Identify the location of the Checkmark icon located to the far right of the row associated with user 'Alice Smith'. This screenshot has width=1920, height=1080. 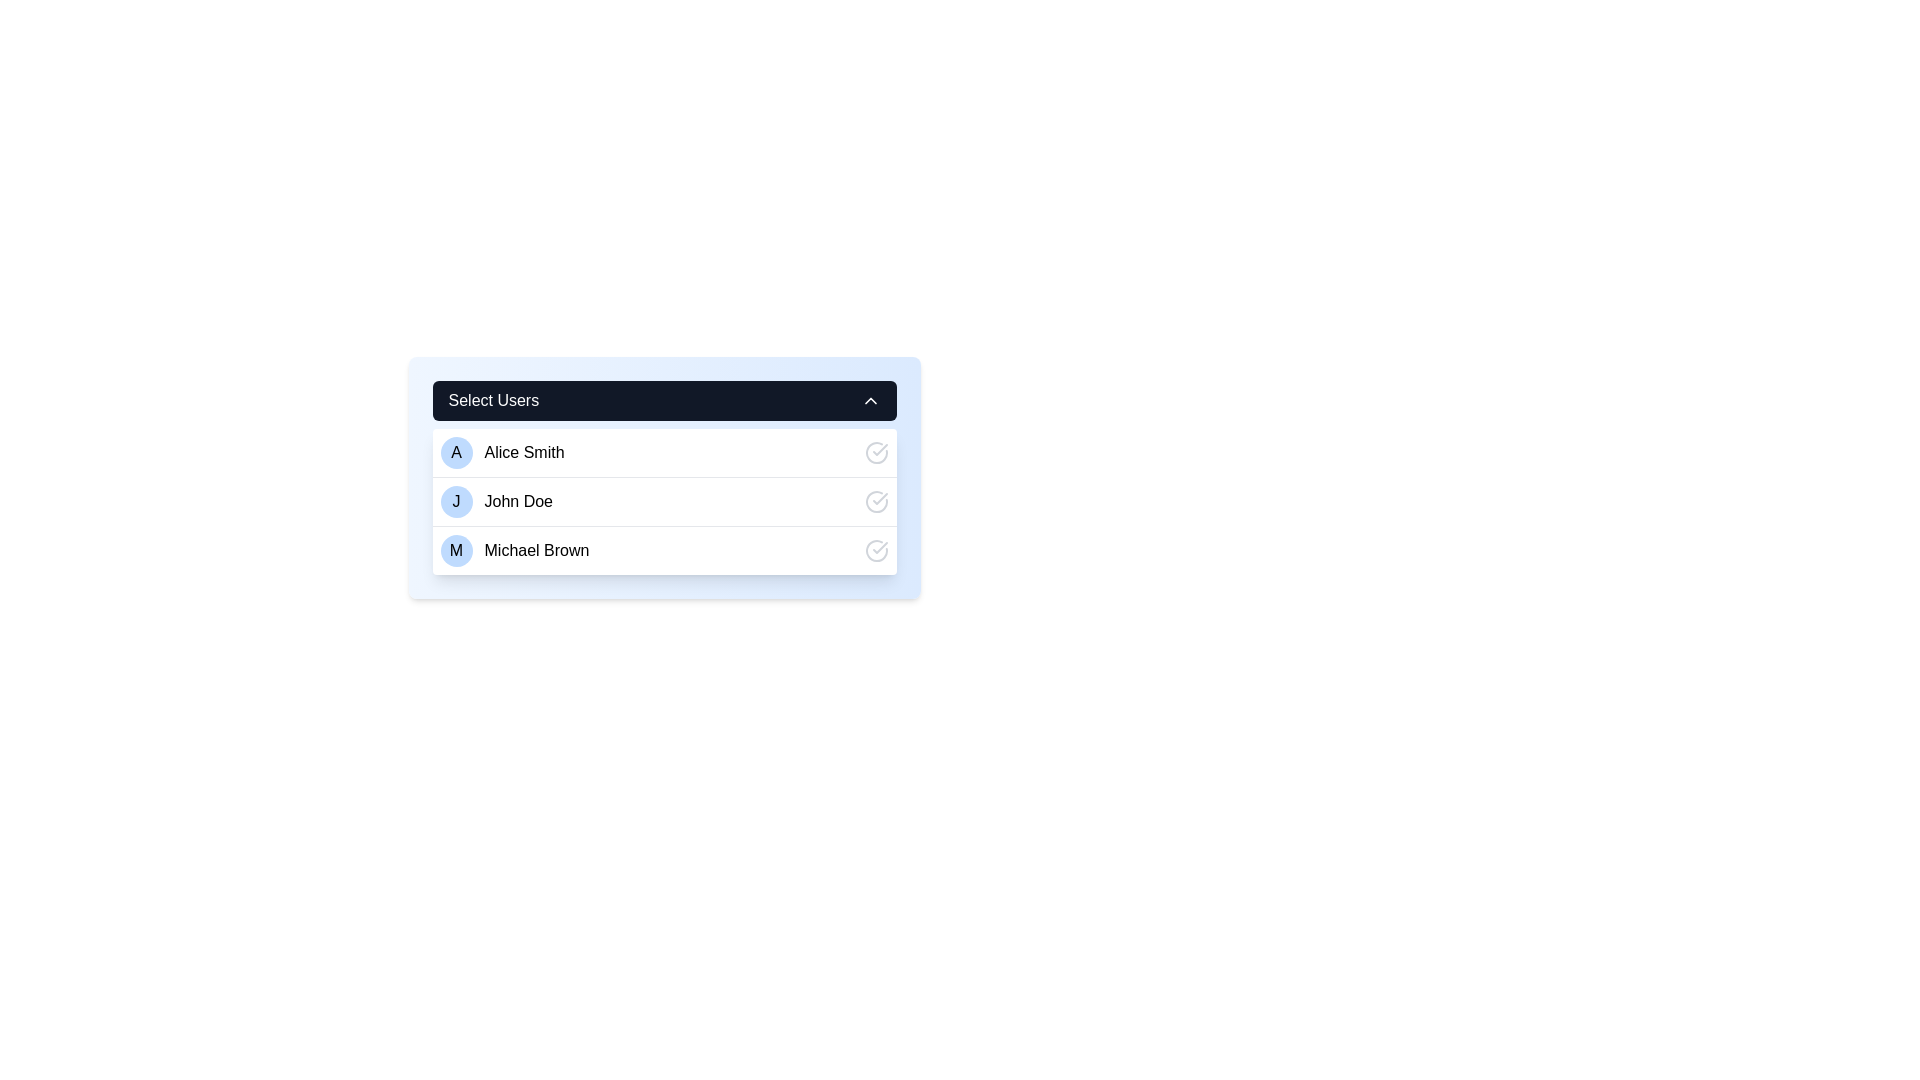
(876, 452).